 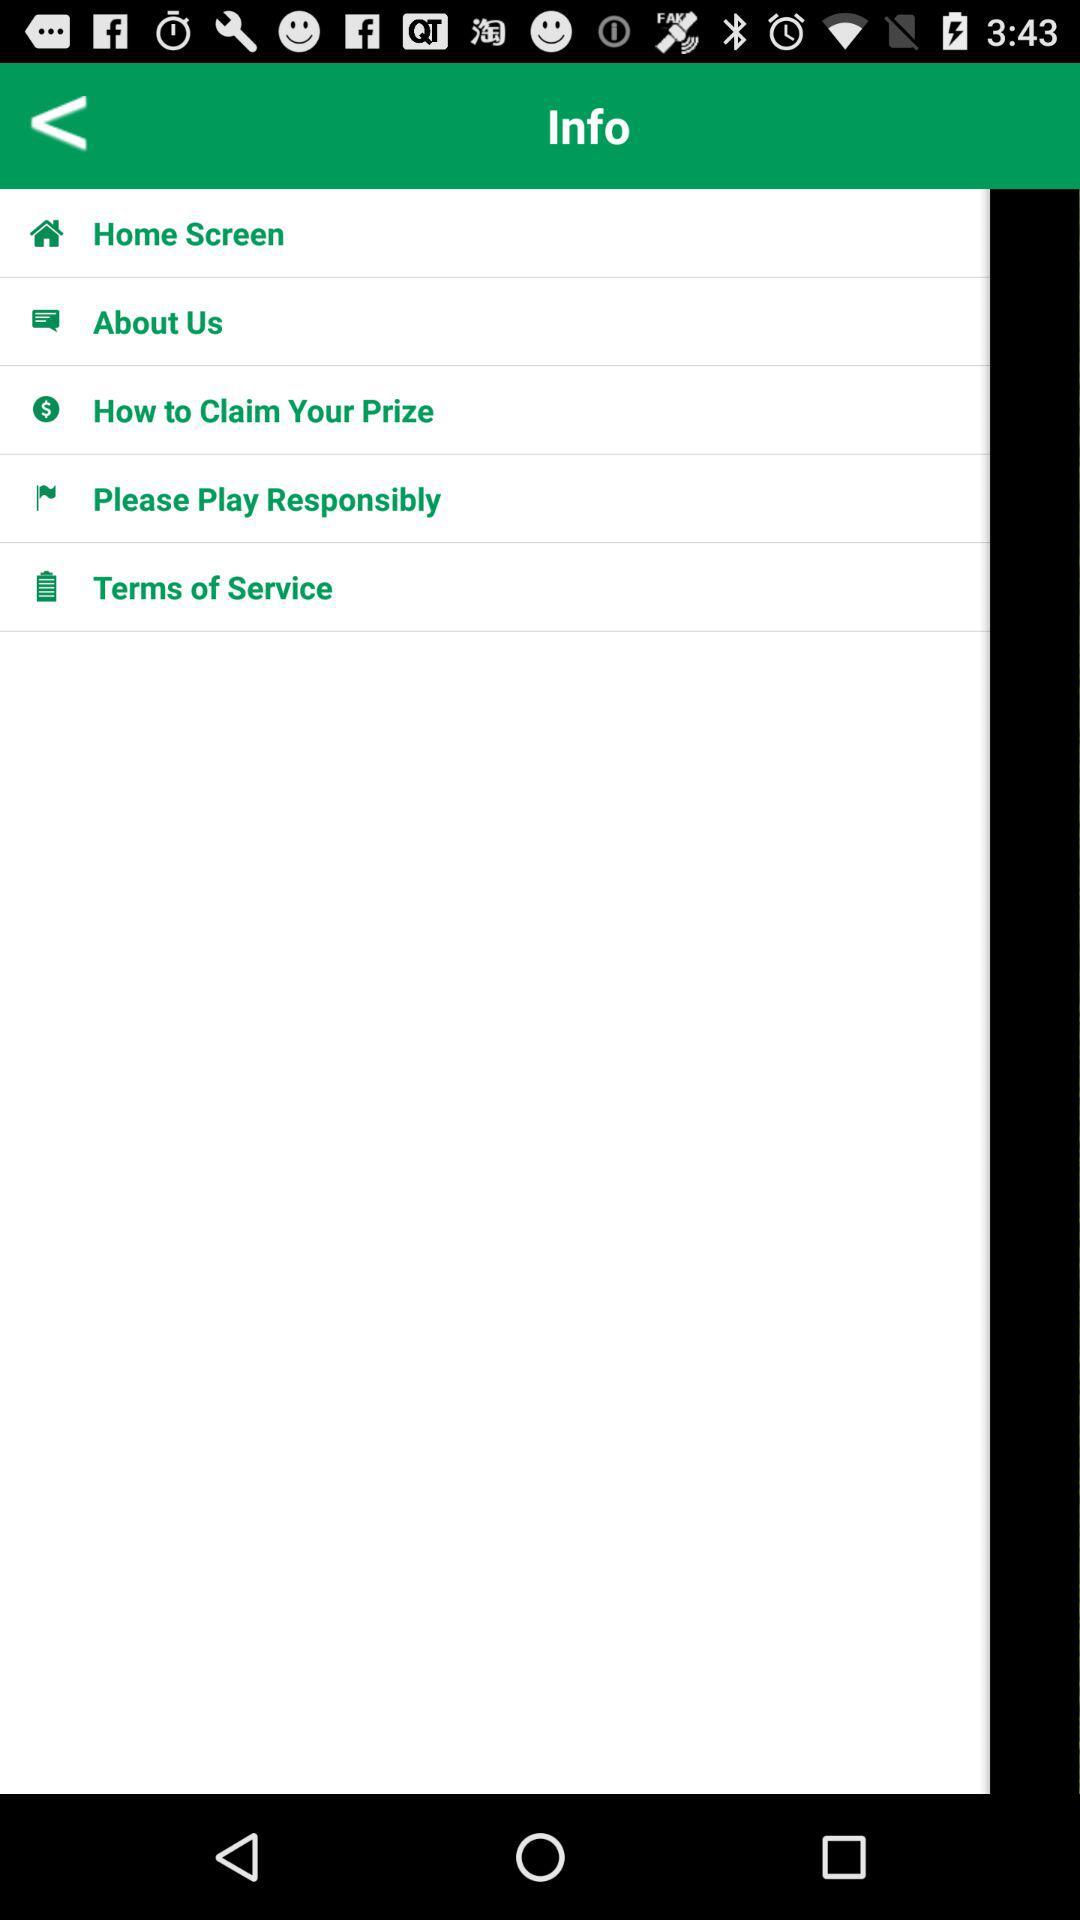 I want to click on item below home screen icon, so click(x=157, y=321).